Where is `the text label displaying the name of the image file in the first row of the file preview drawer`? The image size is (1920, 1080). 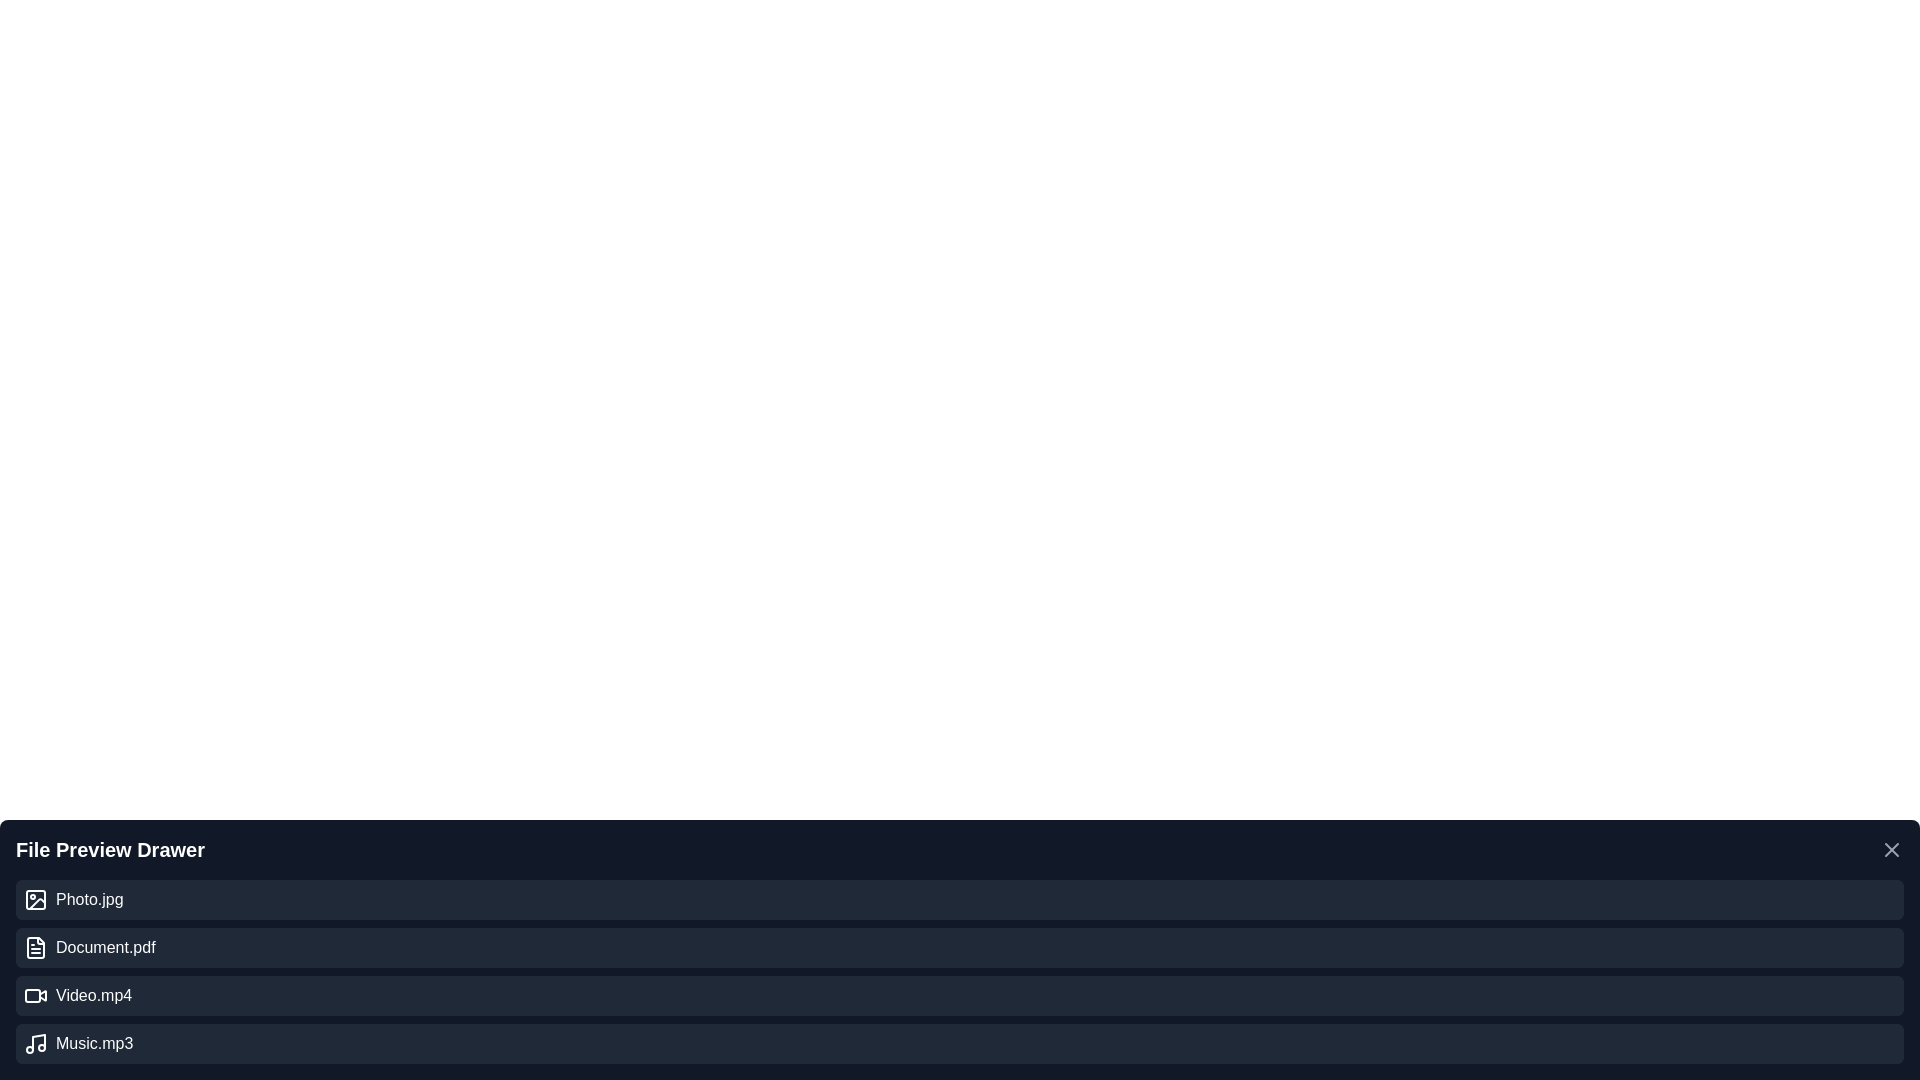
the text label displaying the name of the image file in the first row of the file preview drawer is located at coordinates (88, 898).